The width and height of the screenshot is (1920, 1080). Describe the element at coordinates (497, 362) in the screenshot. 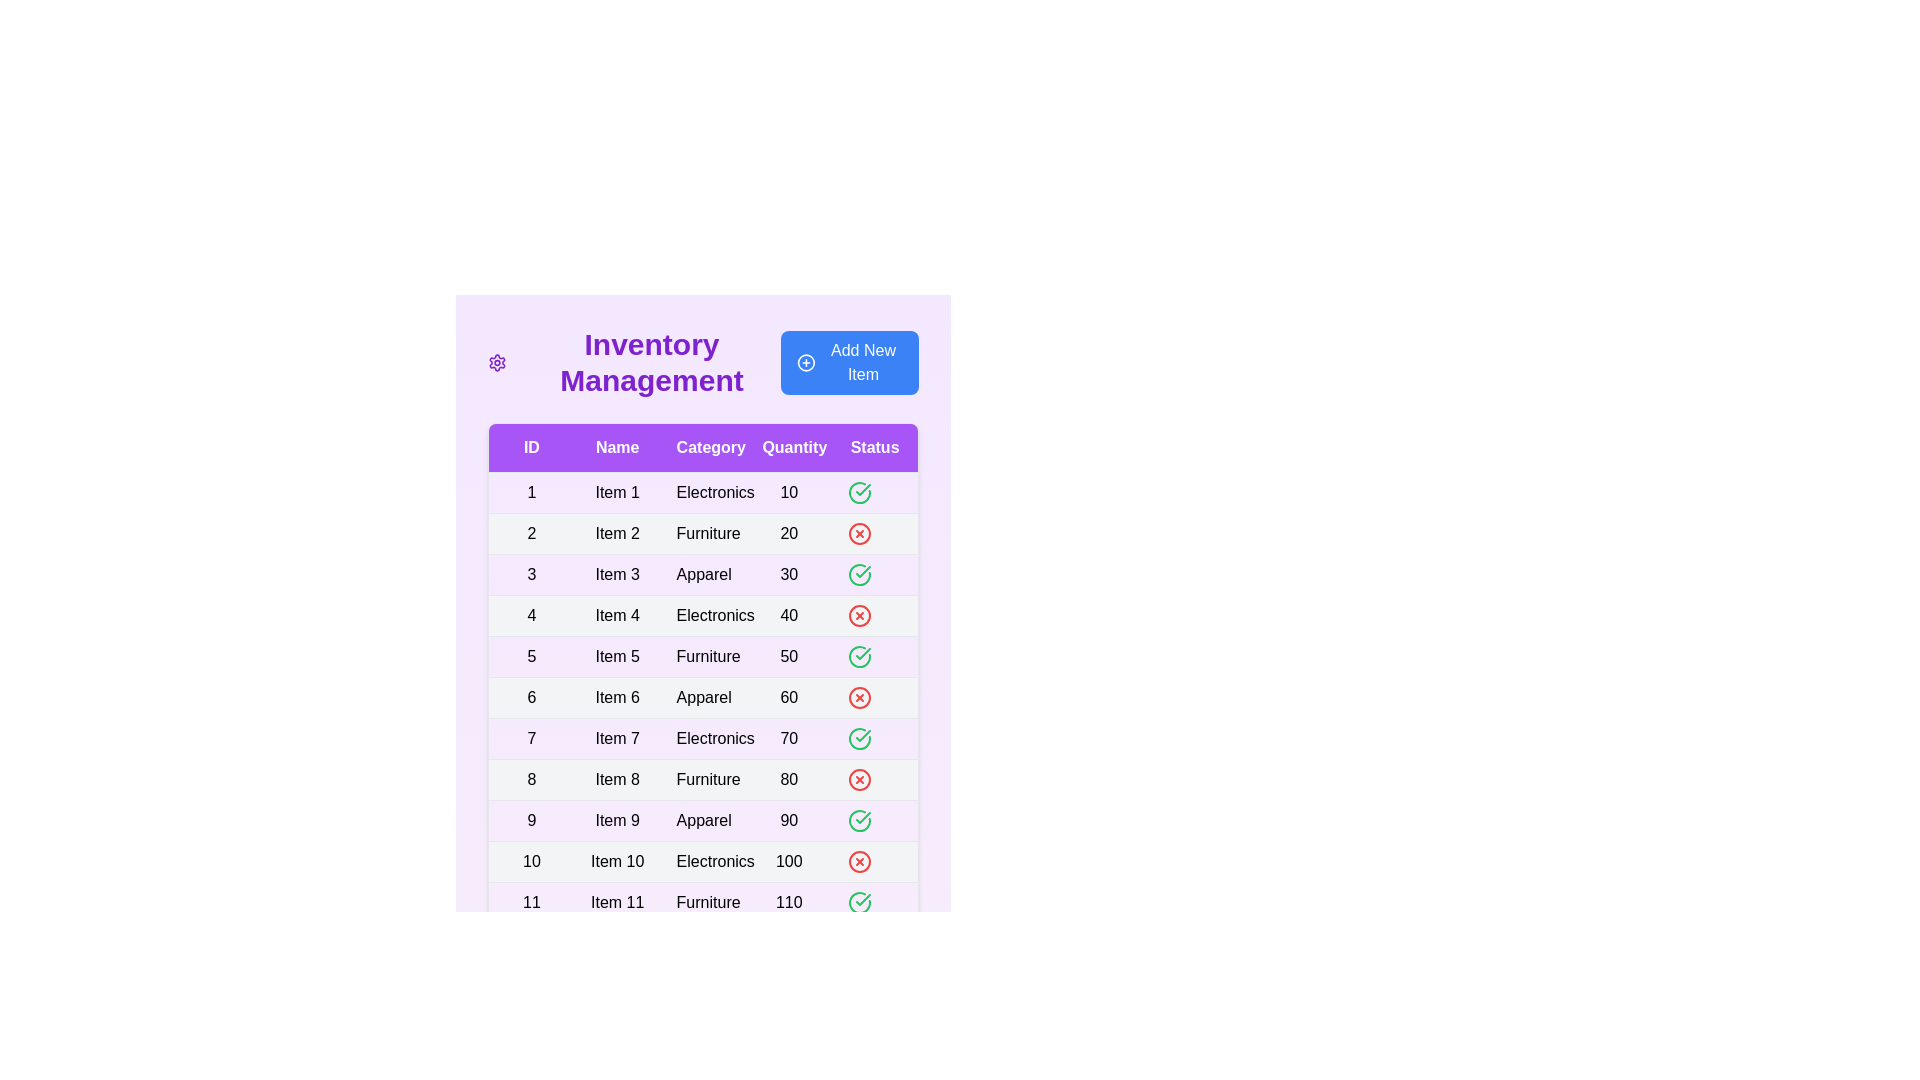

I see `the 'Settings' icon to open the settings menu` at that location.